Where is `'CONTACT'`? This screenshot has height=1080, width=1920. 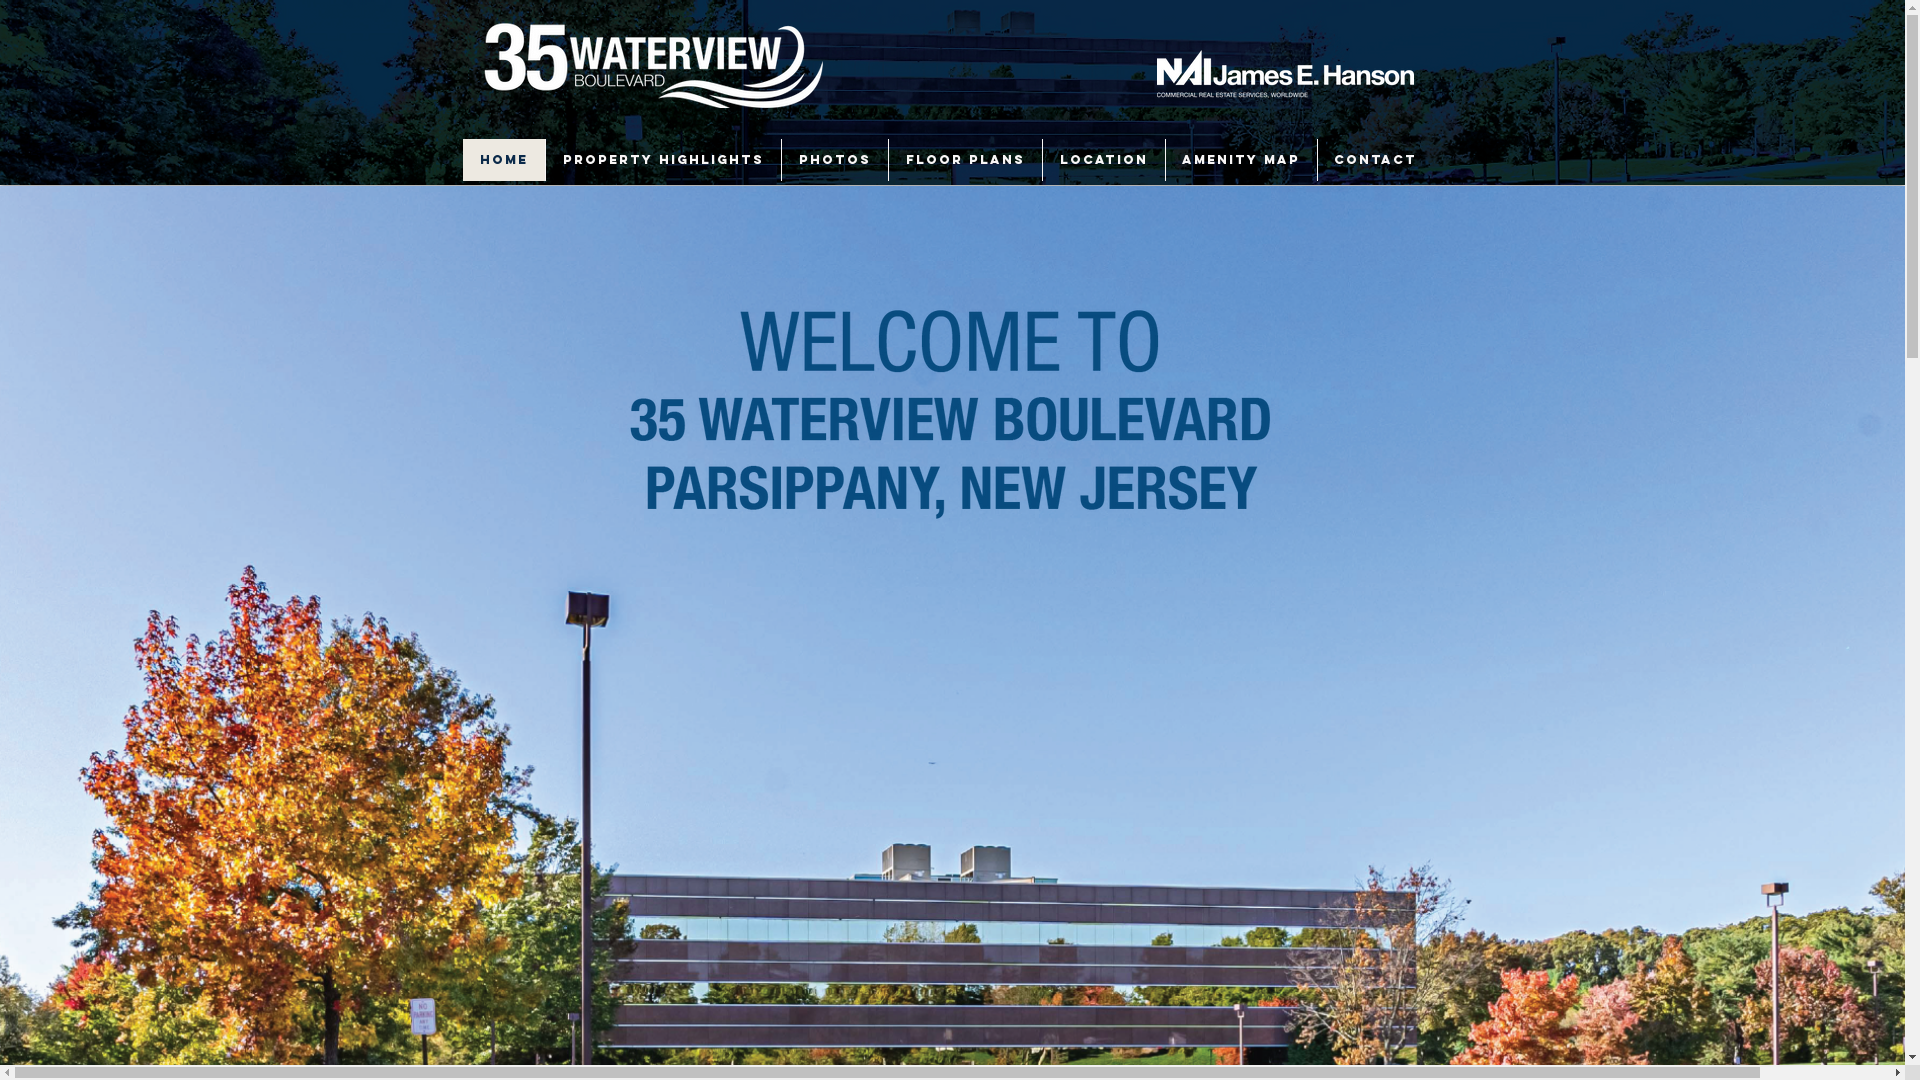 'CONTACT' is located at coordinates (1373, 158).